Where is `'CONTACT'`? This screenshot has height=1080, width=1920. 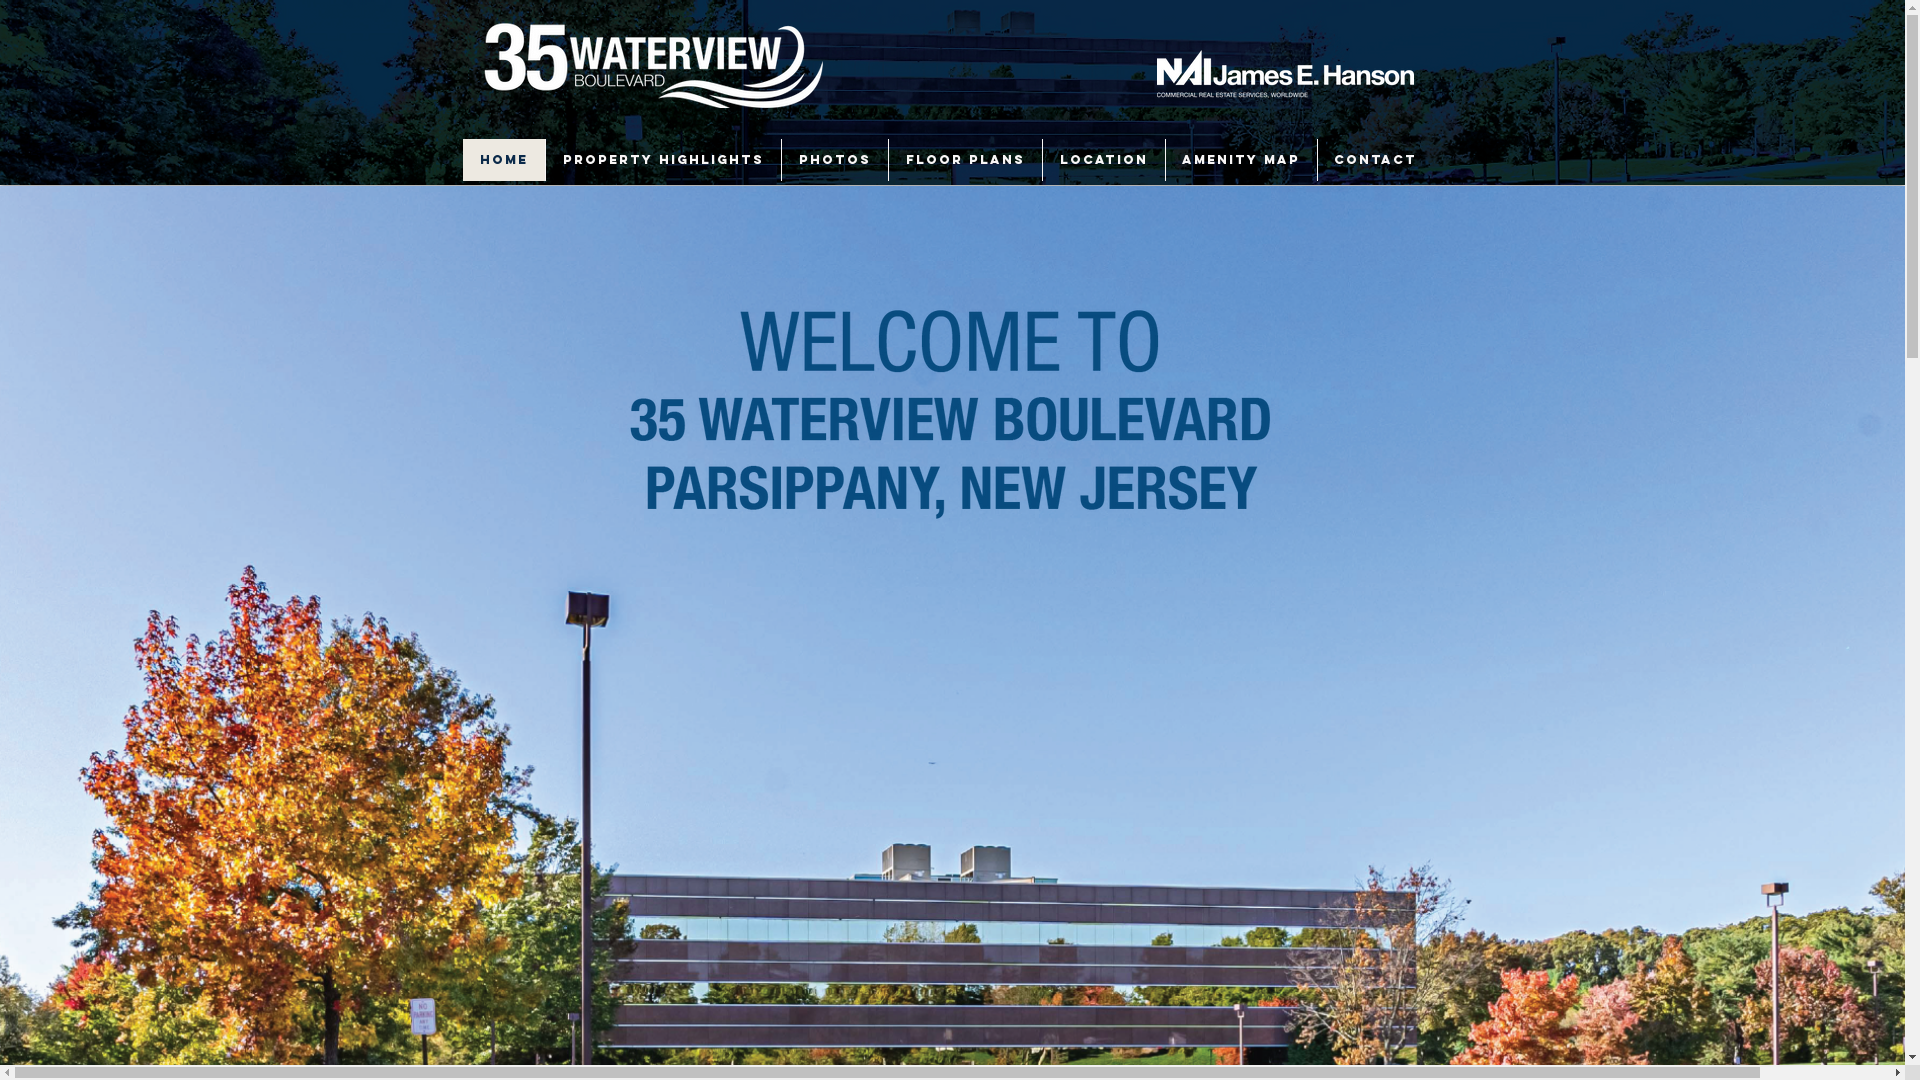 'CONTACT' is located at coordinates (1373, 158).